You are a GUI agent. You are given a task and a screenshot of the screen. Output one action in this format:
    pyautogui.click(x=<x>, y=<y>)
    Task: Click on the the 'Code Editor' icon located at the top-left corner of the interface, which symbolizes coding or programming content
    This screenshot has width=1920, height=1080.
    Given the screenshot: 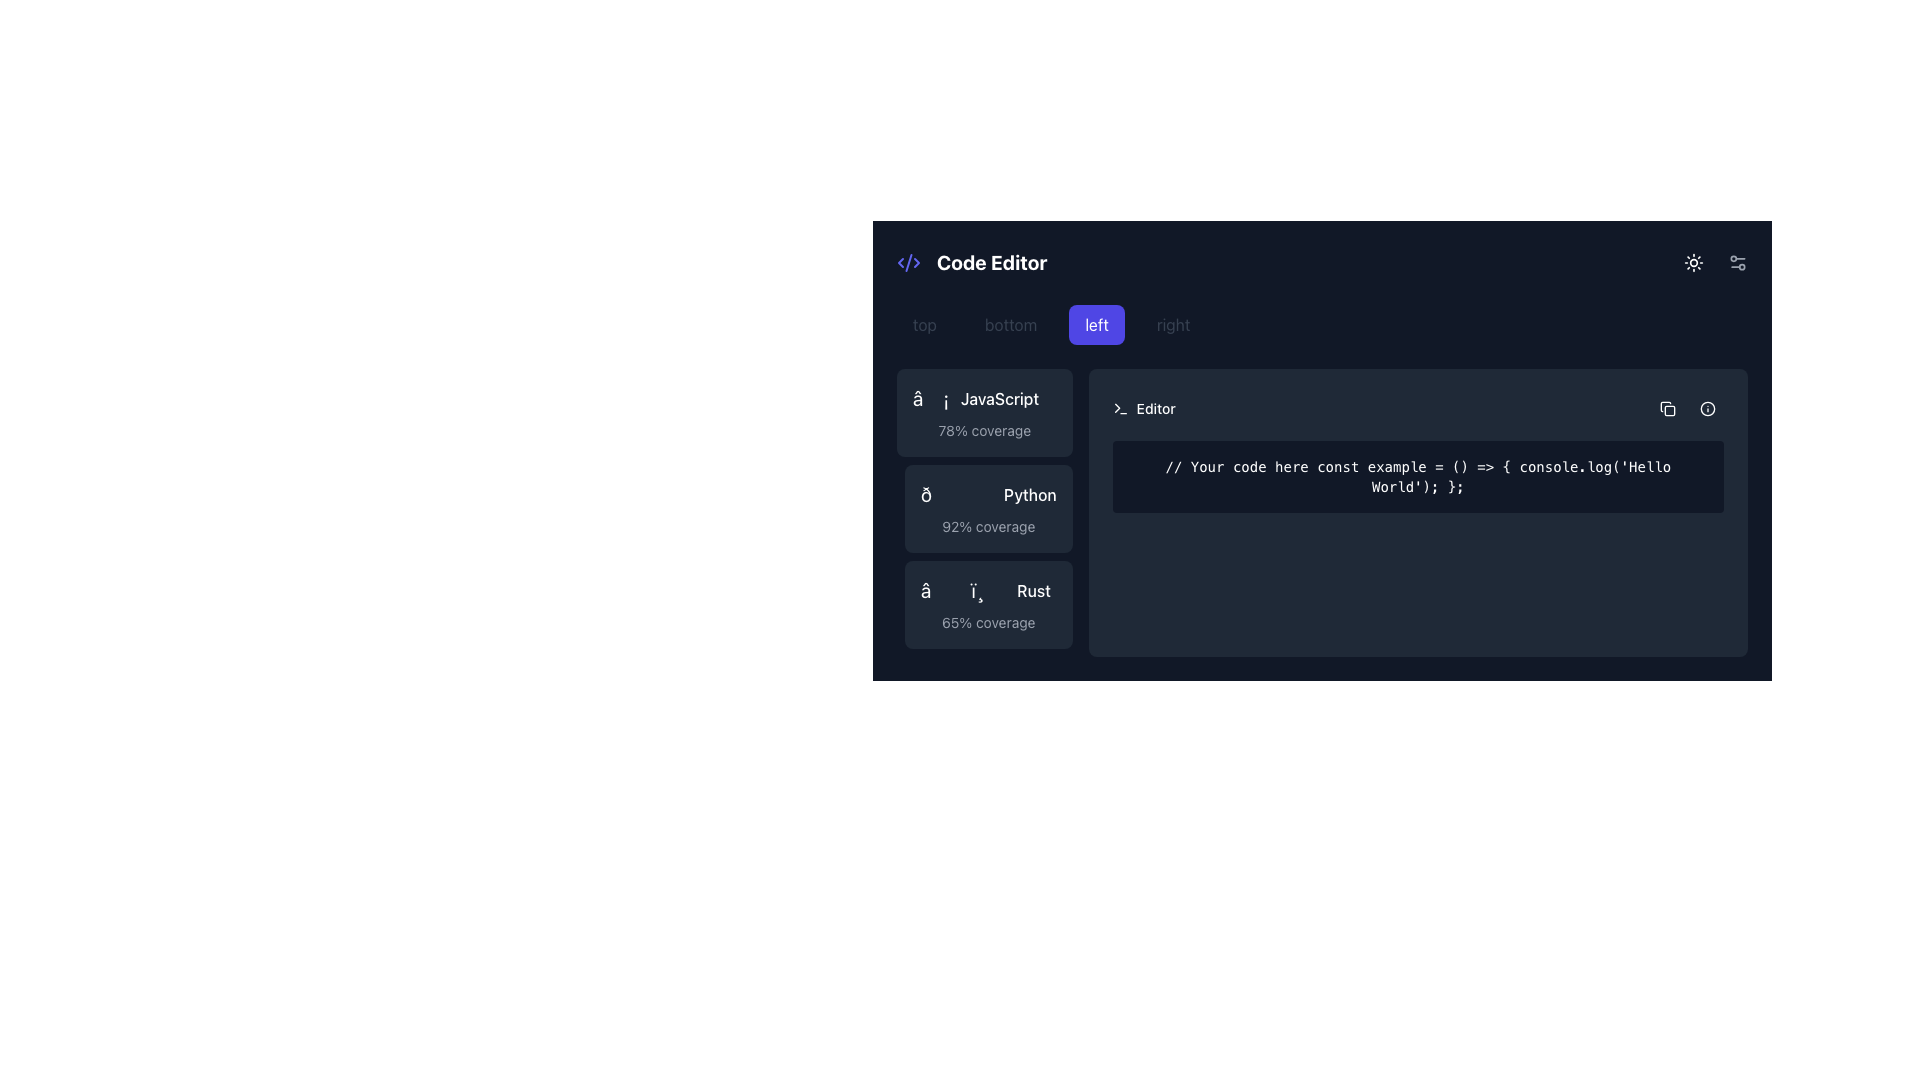 What is the action you would take?
    pyautogui.click(x=907, y=261)
    